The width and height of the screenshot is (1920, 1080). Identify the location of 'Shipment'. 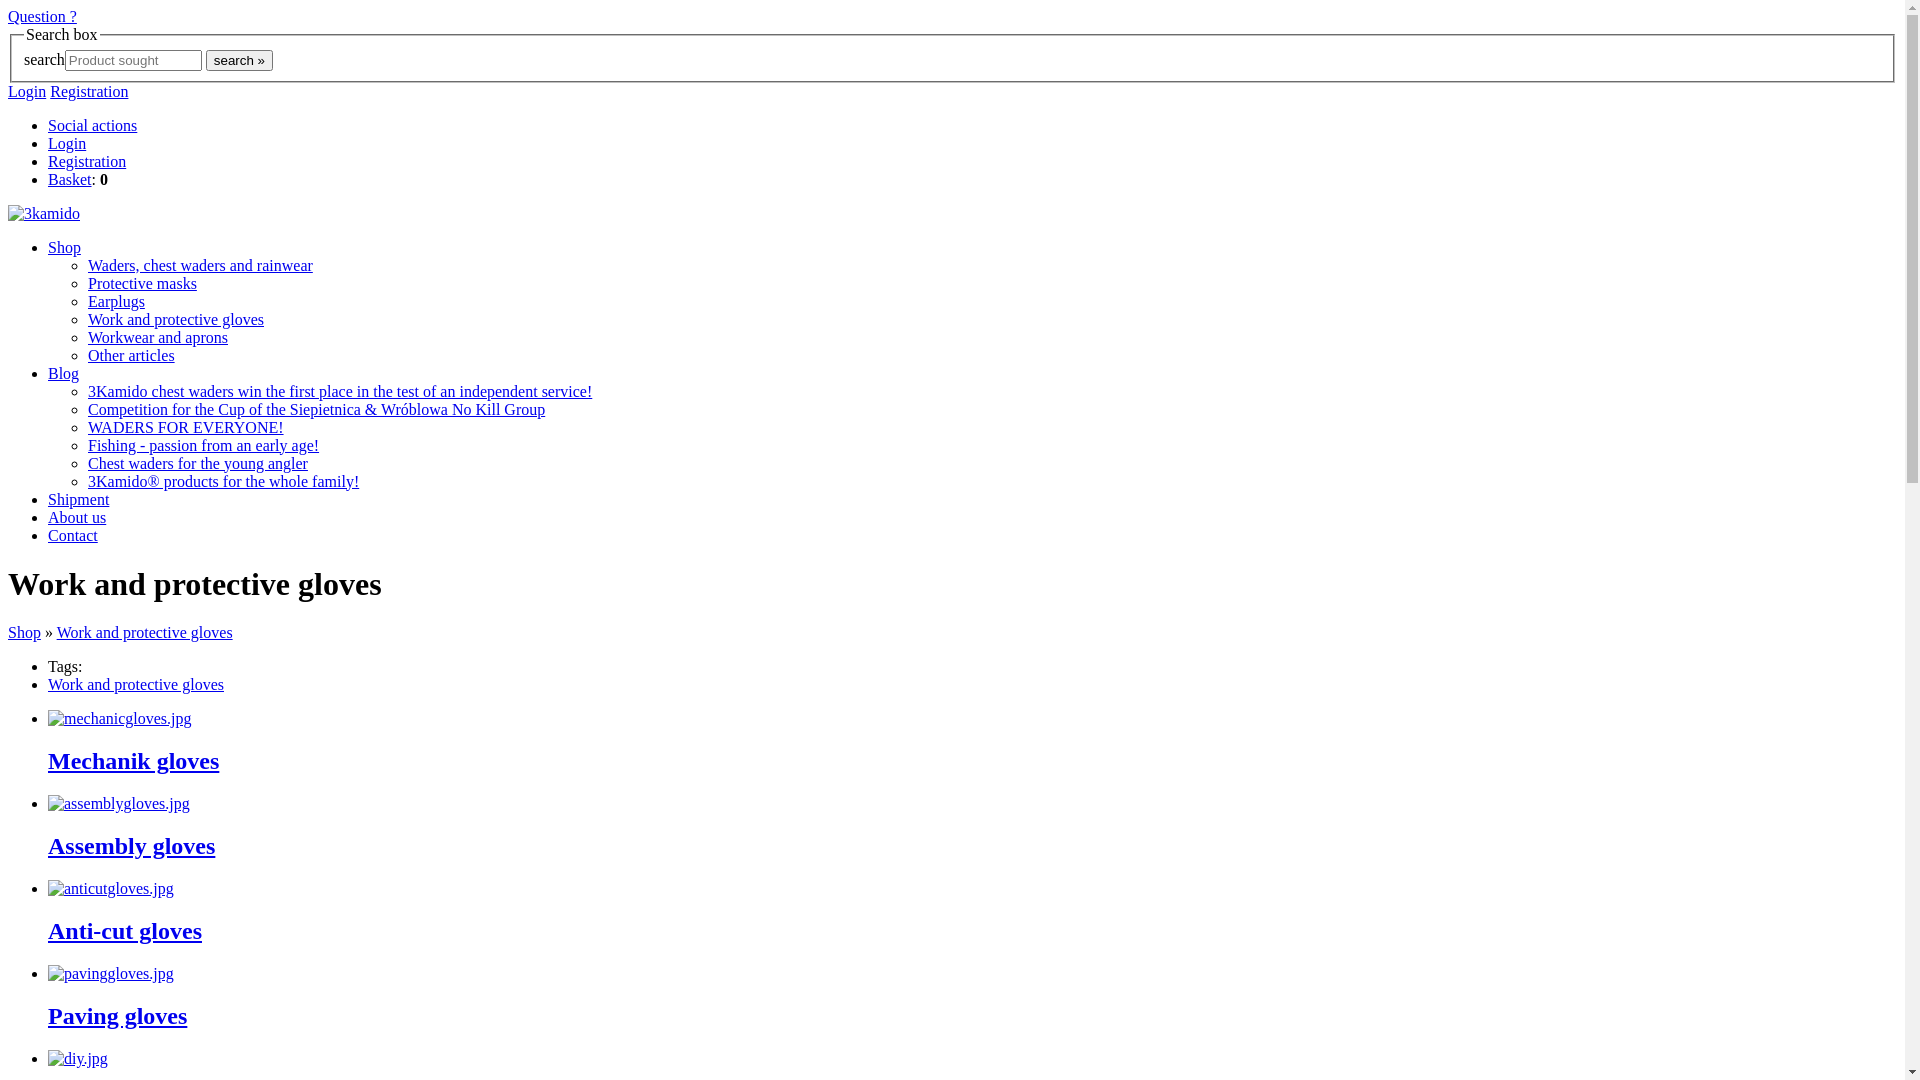
(78, 498).